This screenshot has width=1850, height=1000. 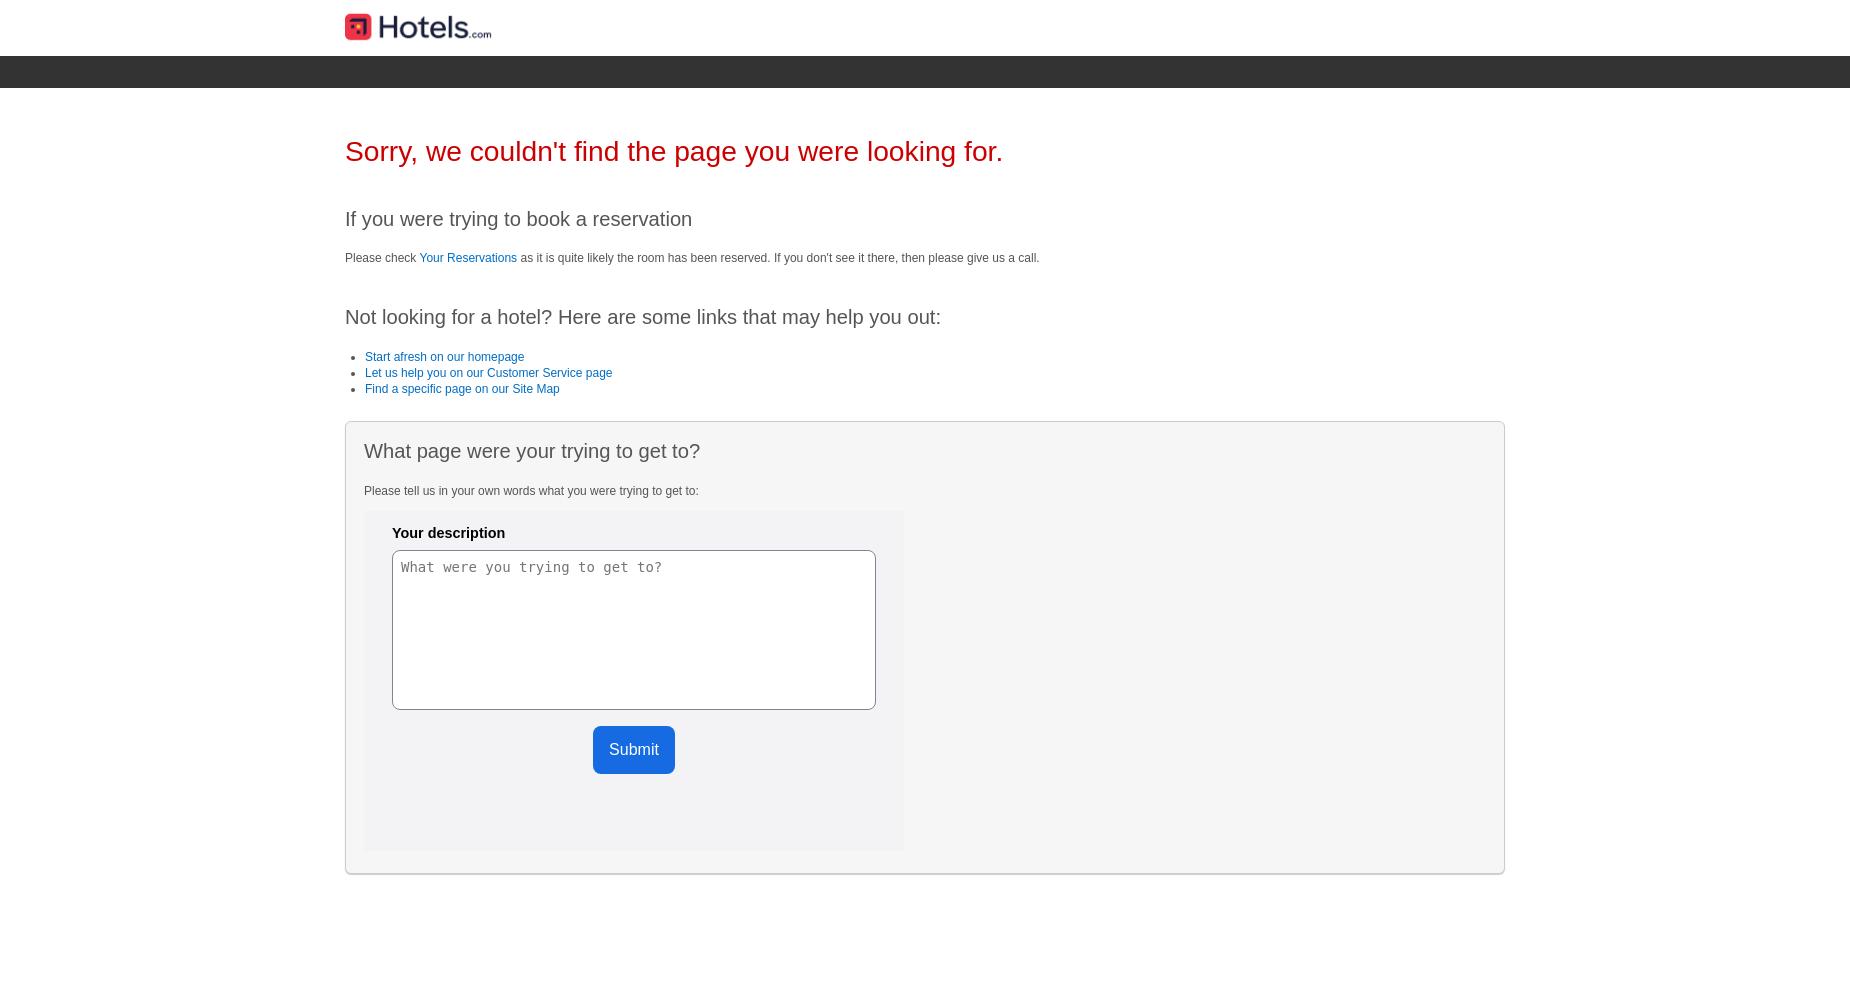 What do you see at coordinates (468, 257) in the screenshot?
I see `'Your Reservations'` at bounding box center [468, 257].